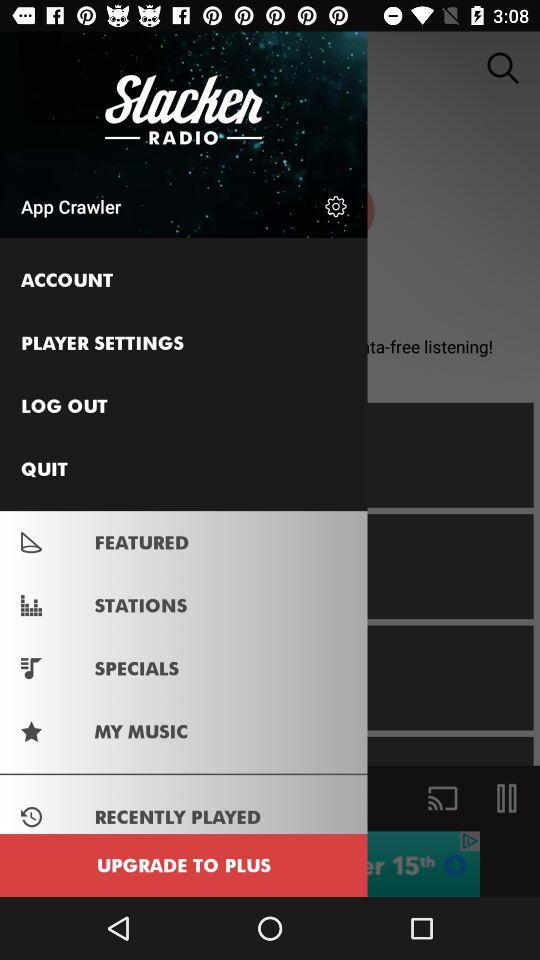 The image size is (540, 960). What do you see at coordinates (507, 798) in the screenshot?
I see `the pause icon` at bounding box center [507, 798].